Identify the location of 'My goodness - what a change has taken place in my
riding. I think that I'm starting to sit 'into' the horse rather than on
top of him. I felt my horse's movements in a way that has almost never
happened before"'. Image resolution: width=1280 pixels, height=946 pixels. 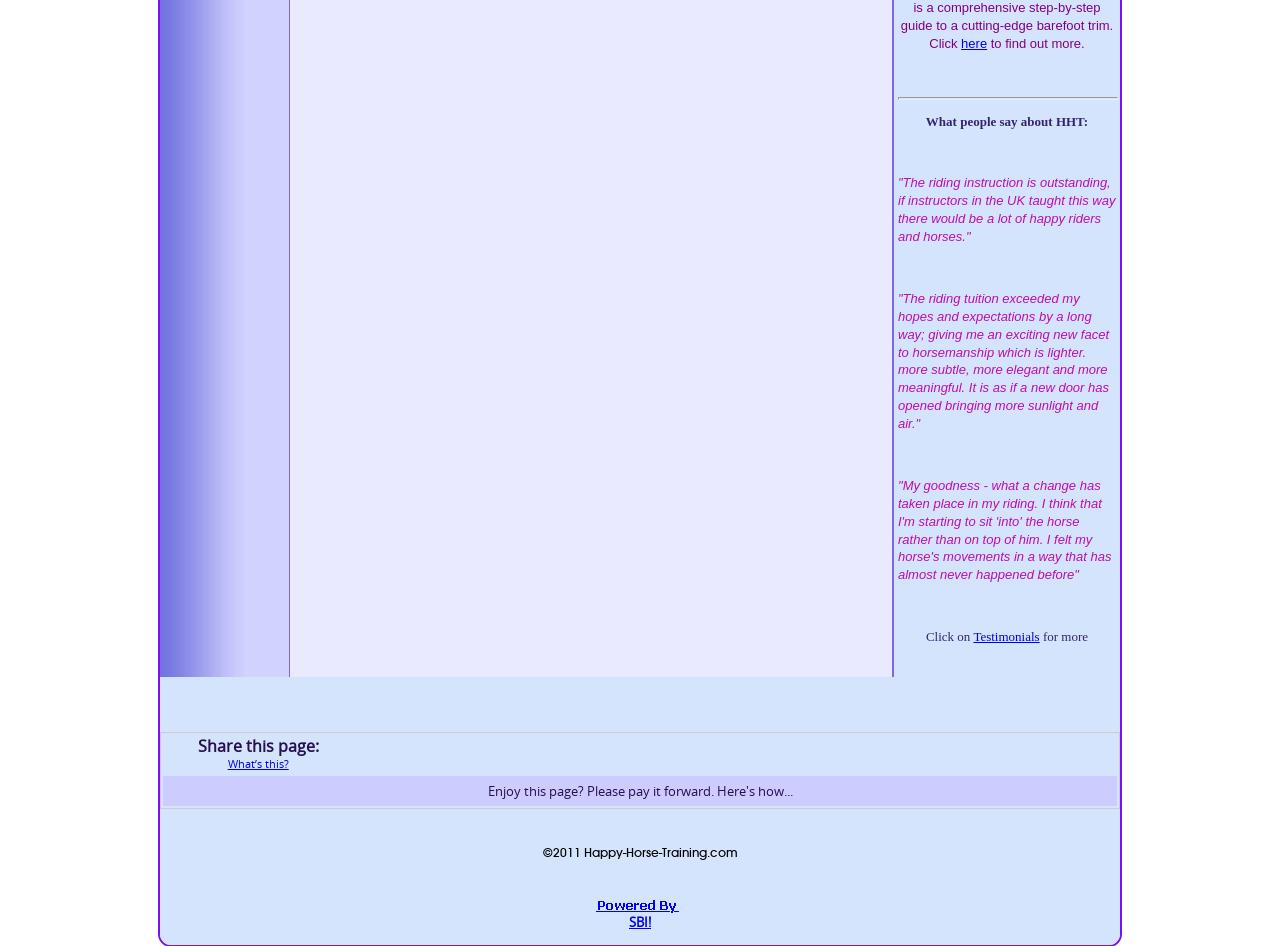
(897, 529).